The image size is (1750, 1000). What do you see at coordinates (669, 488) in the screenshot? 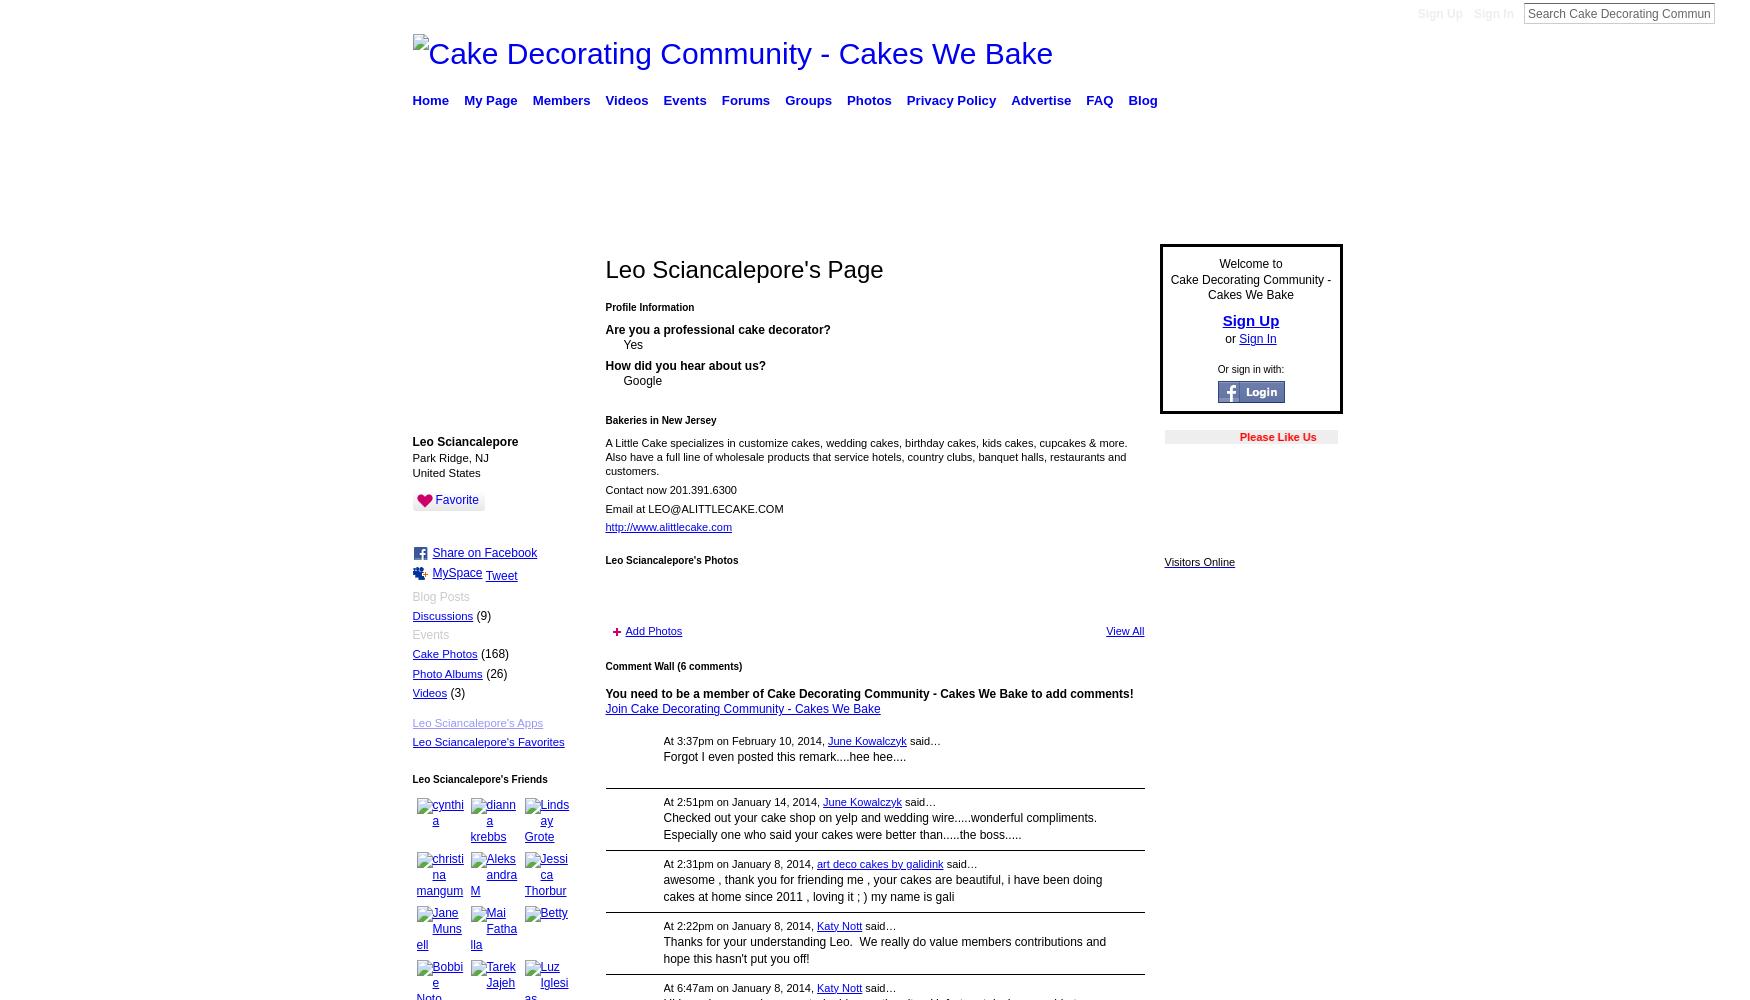
I see `'Contact now 201.391.6300'` at bounding box center [669, 488].